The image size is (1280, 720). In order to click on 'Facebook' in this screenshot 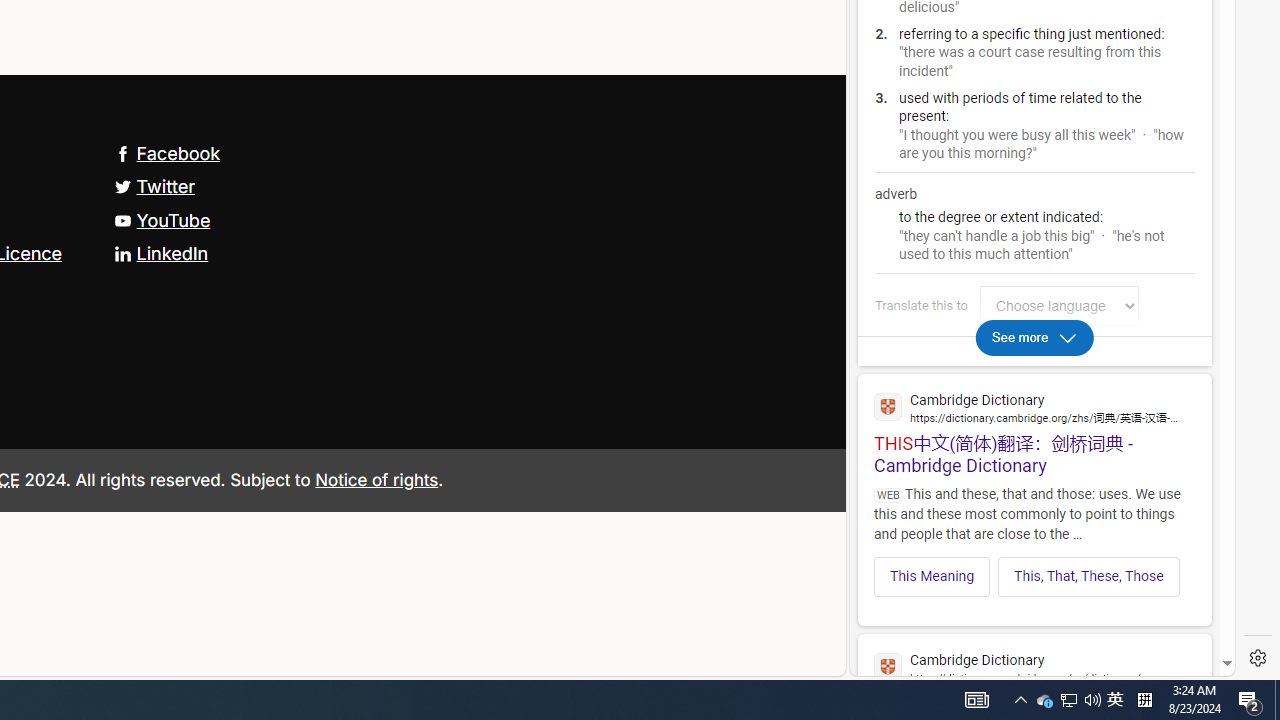, I will do `click(167, 152)`.